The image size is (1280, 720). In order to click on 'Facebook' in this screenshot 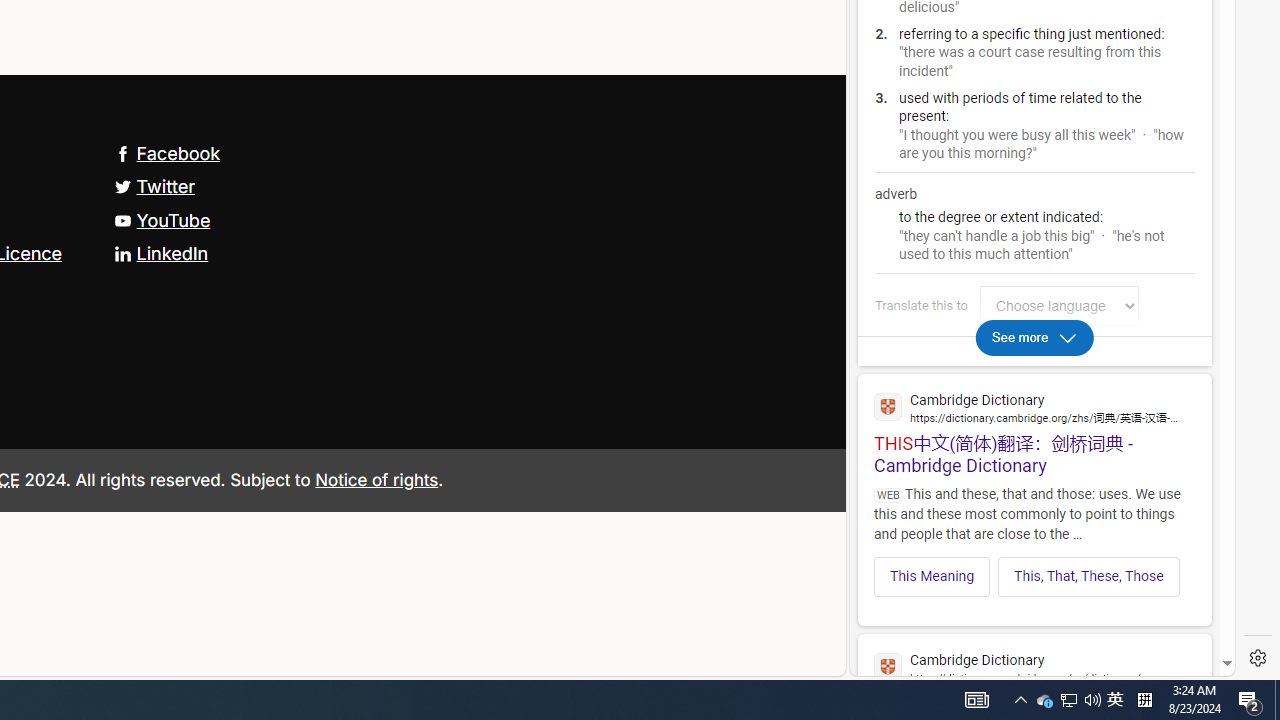, I will do `click(167, 152)`.